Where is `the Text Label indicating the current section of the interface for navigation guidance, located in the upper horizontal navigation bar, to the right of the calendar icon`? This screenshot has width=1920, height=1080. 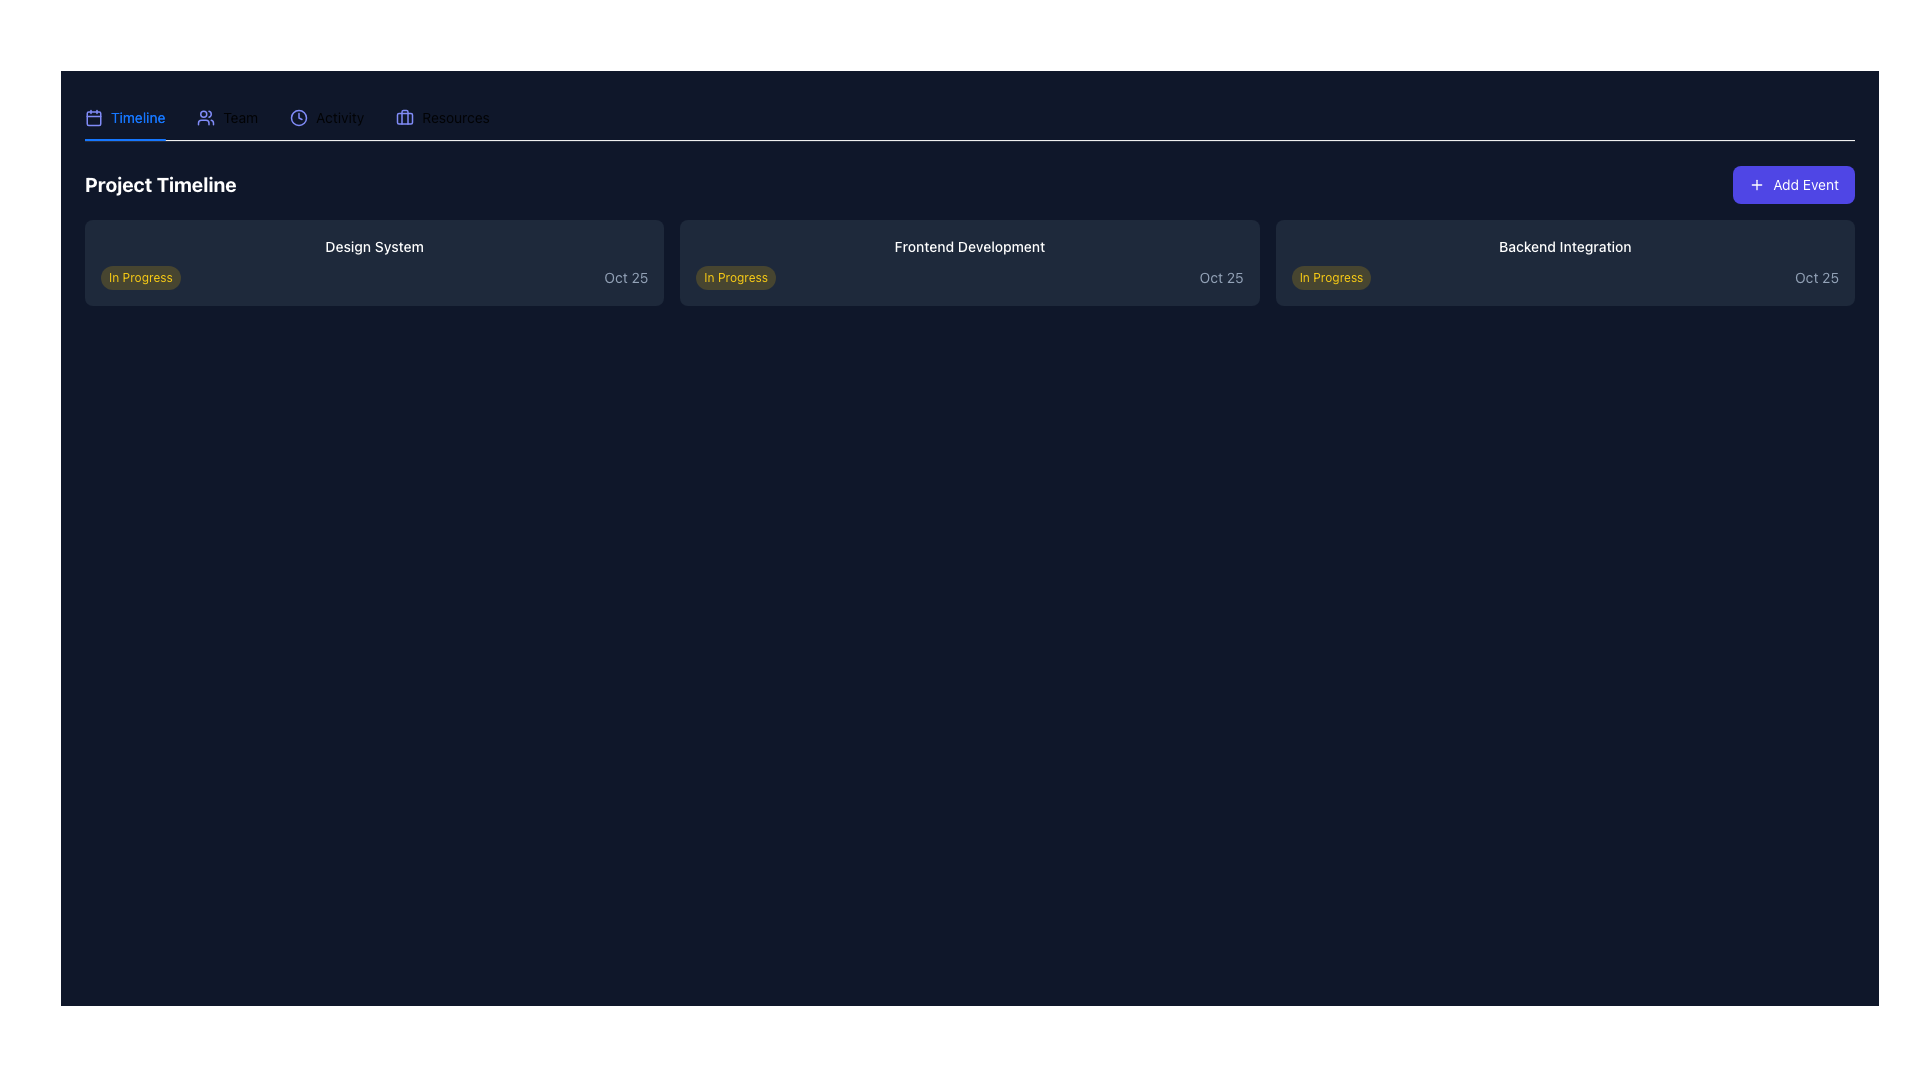
the Text Label indicating the current section of the interface for navigation guidance, located in the upper horizontal navigation bar, to the right of the calendar icon is located at coordinates (137, 118).